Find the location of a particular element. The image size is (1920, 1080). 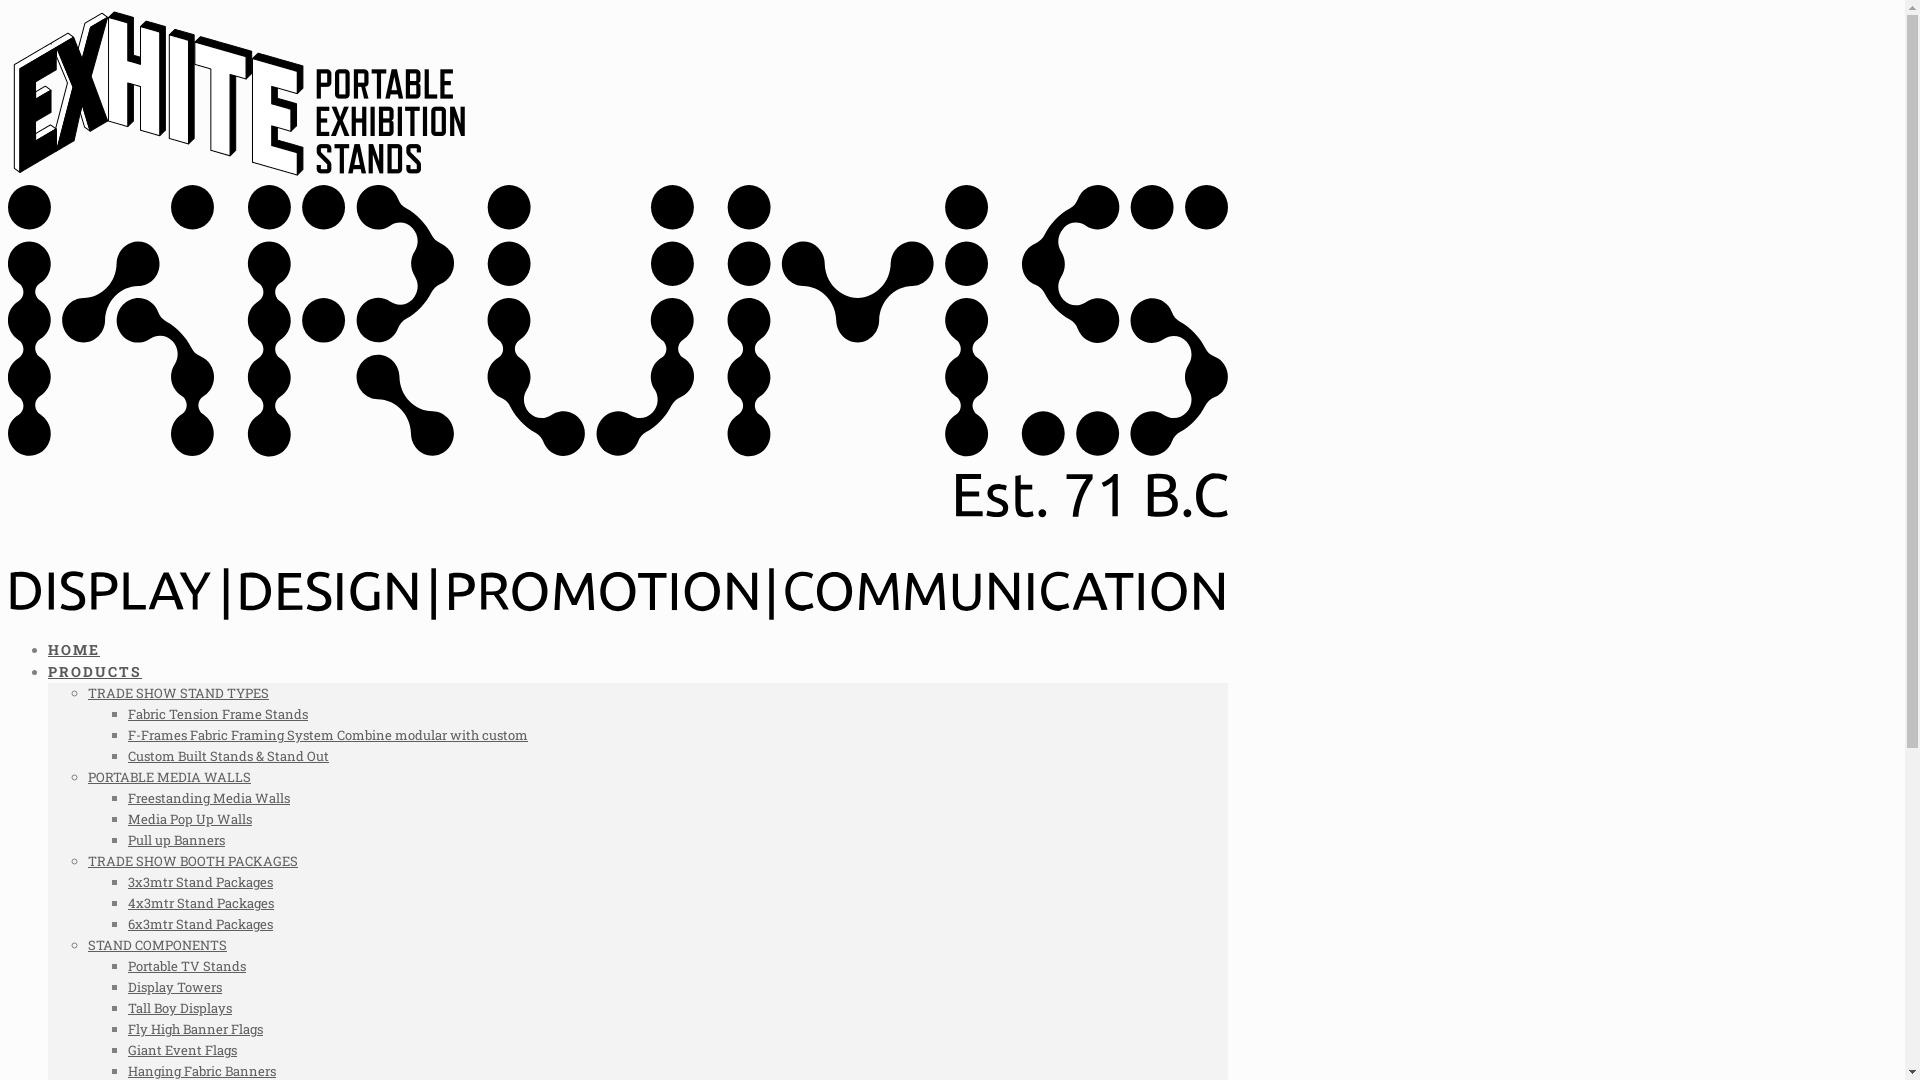

'F-Frames Fabric Framing System Combine modular with custom' is located at coordinates (327, 735).